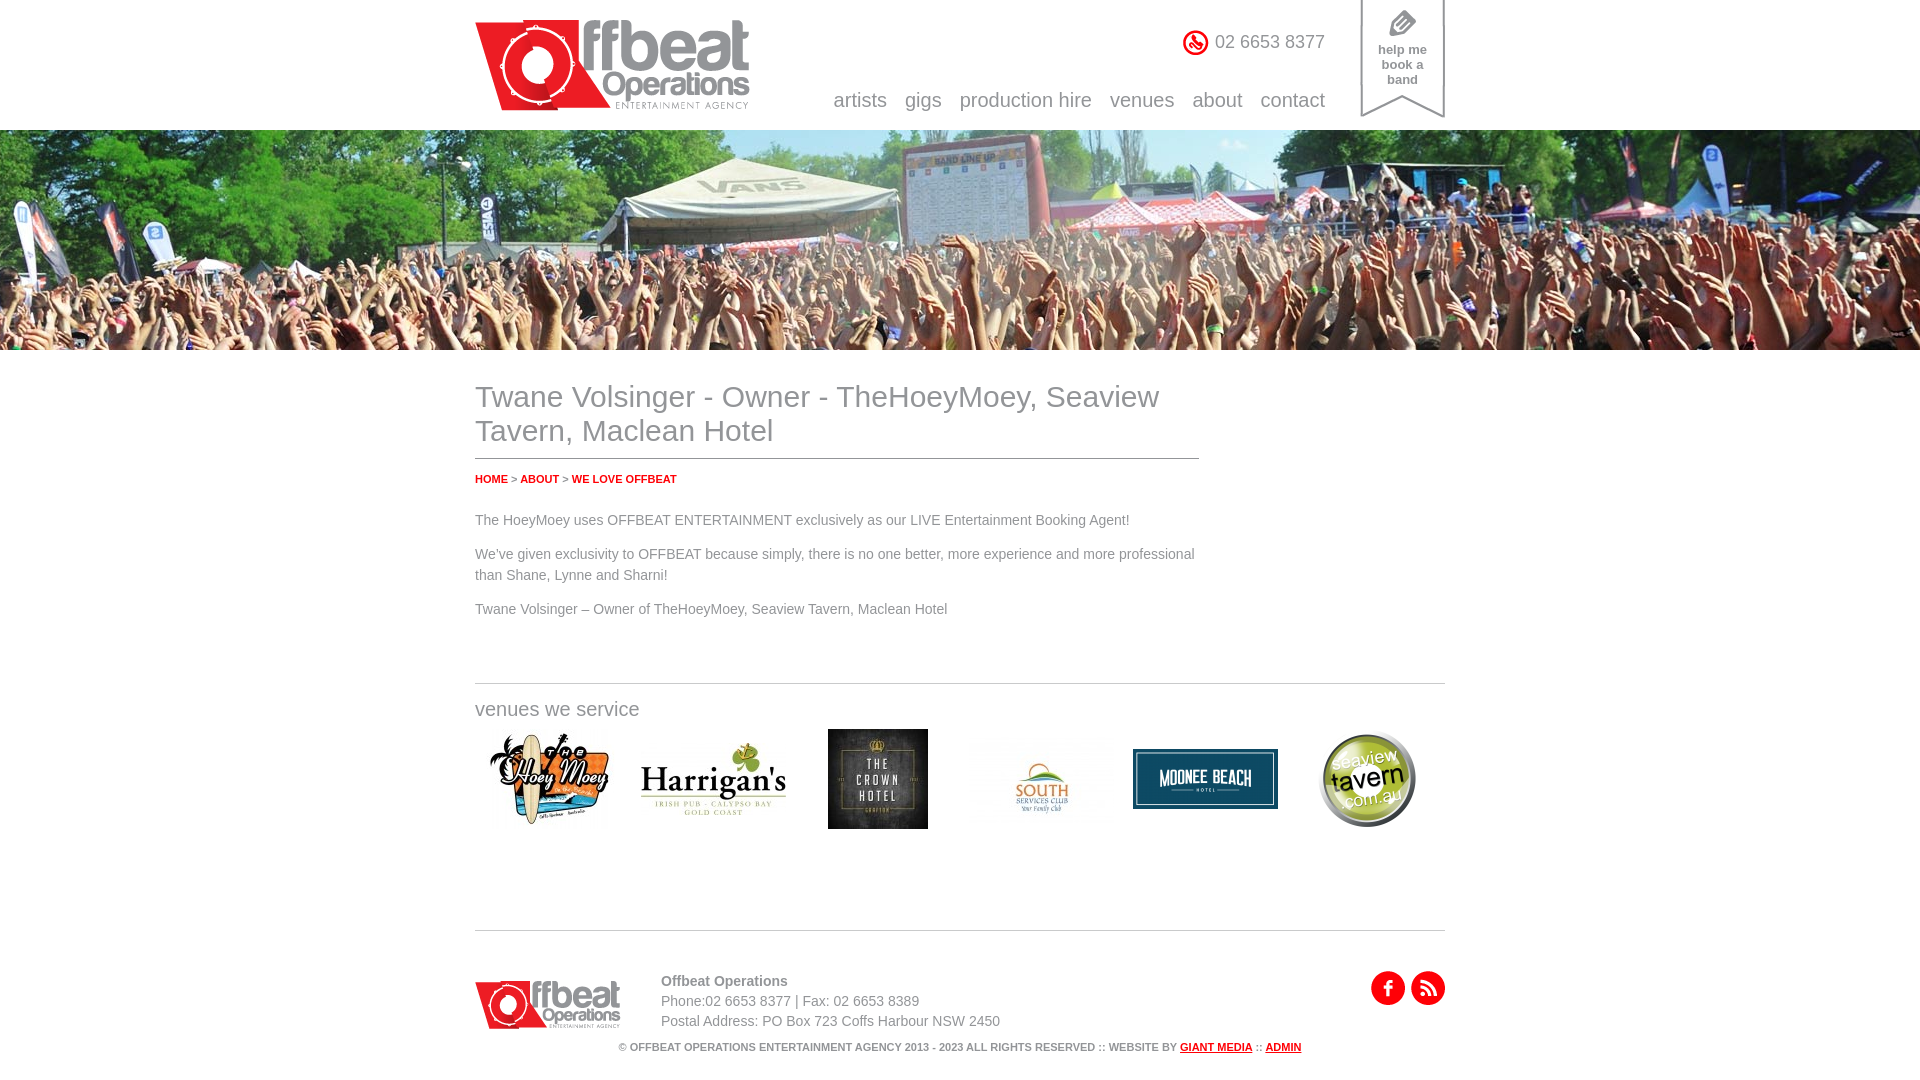  Describe the element at coordinates (1216, 100) in the screenshot. I see `'about'` at that location.